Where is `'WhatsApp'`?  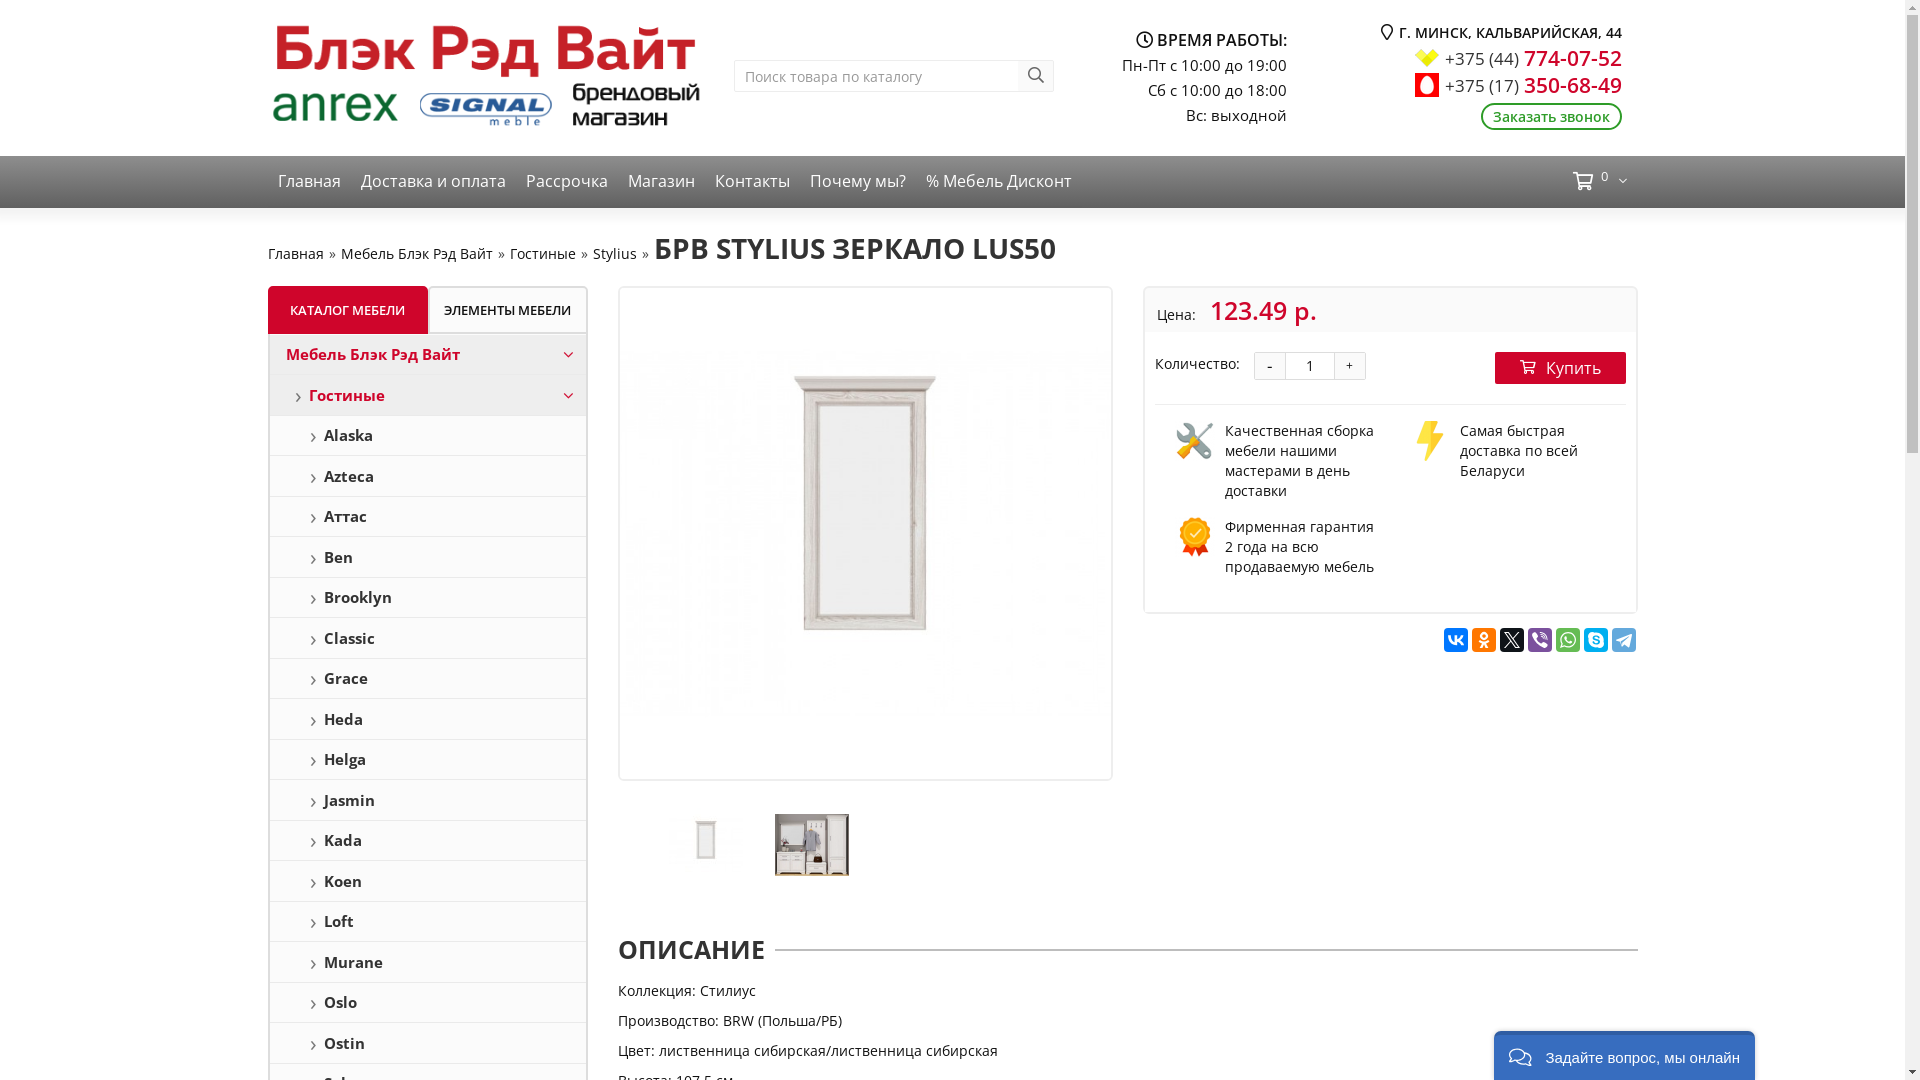 'WhatsApp' is located at coordinates (1567, 640).